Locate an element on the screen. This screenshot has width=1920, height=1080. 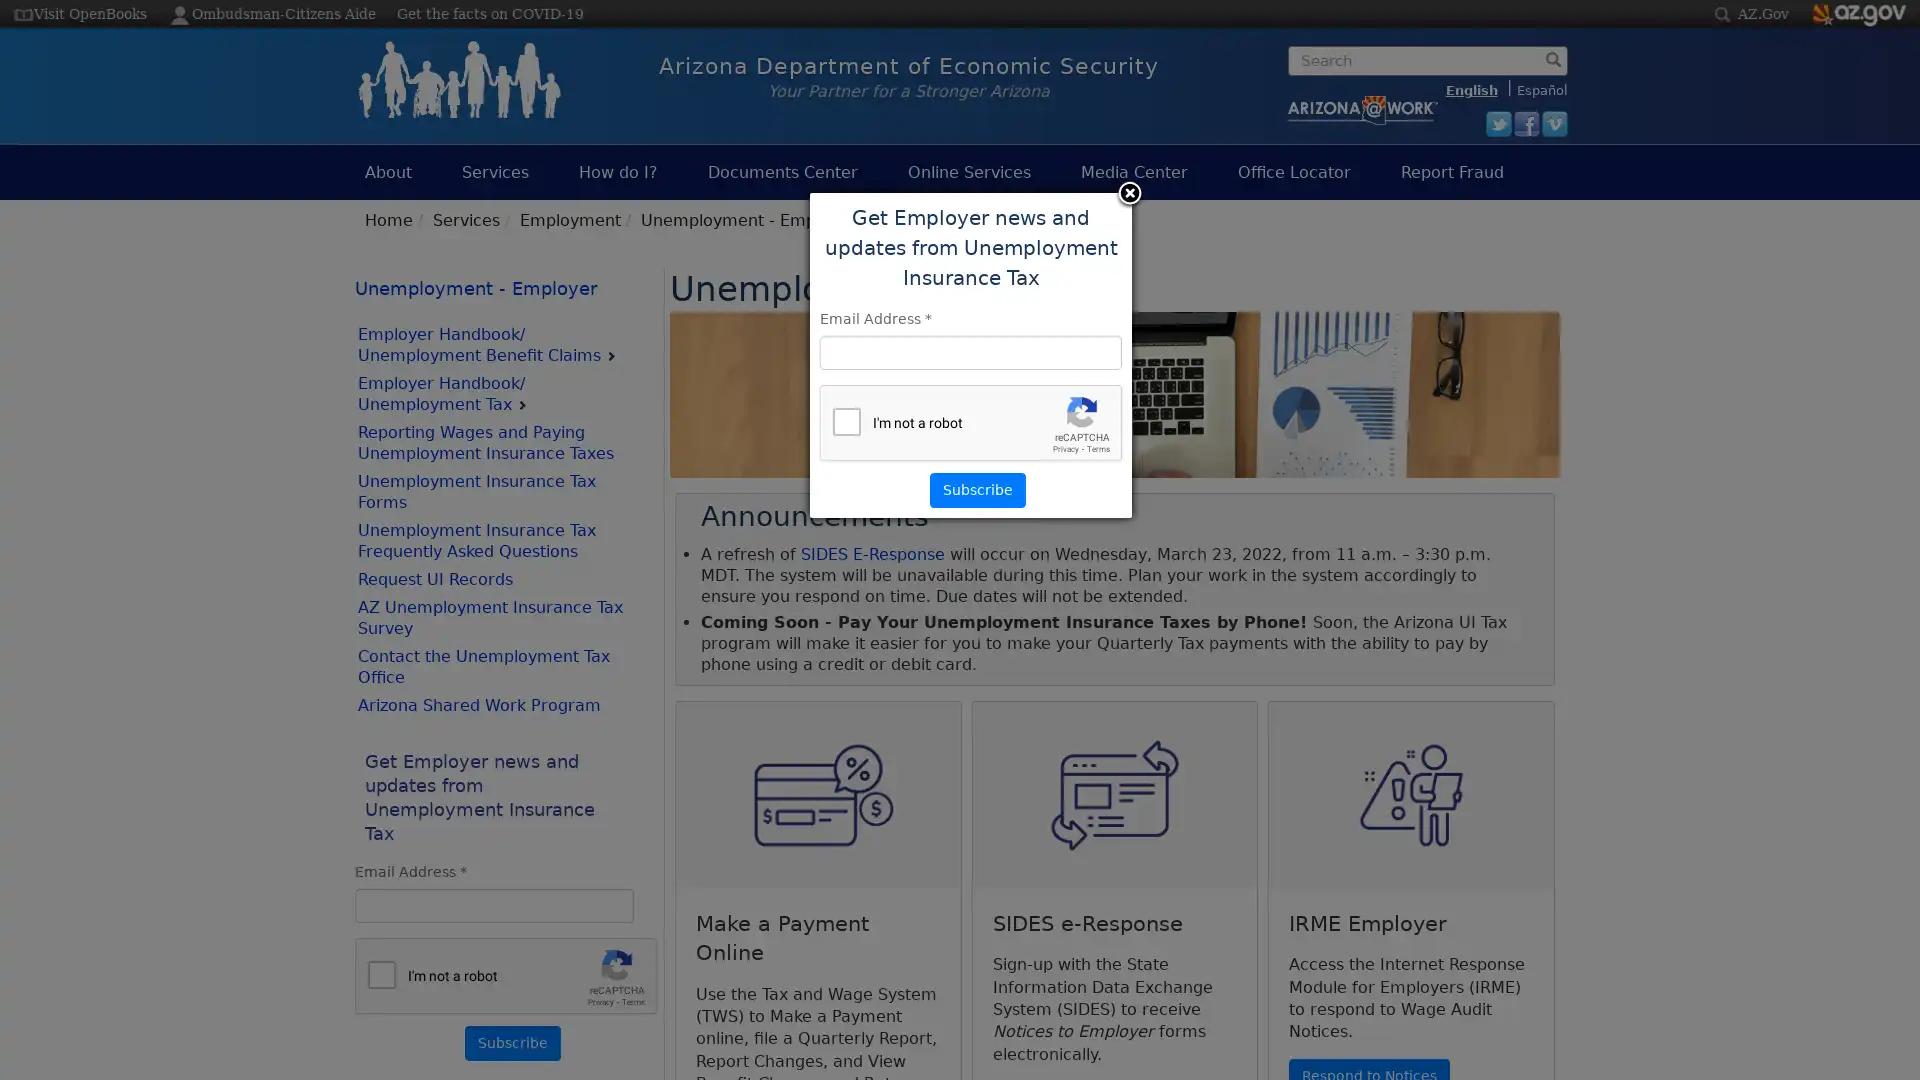
Close Pop Up is located at coordinates (1128, 195).